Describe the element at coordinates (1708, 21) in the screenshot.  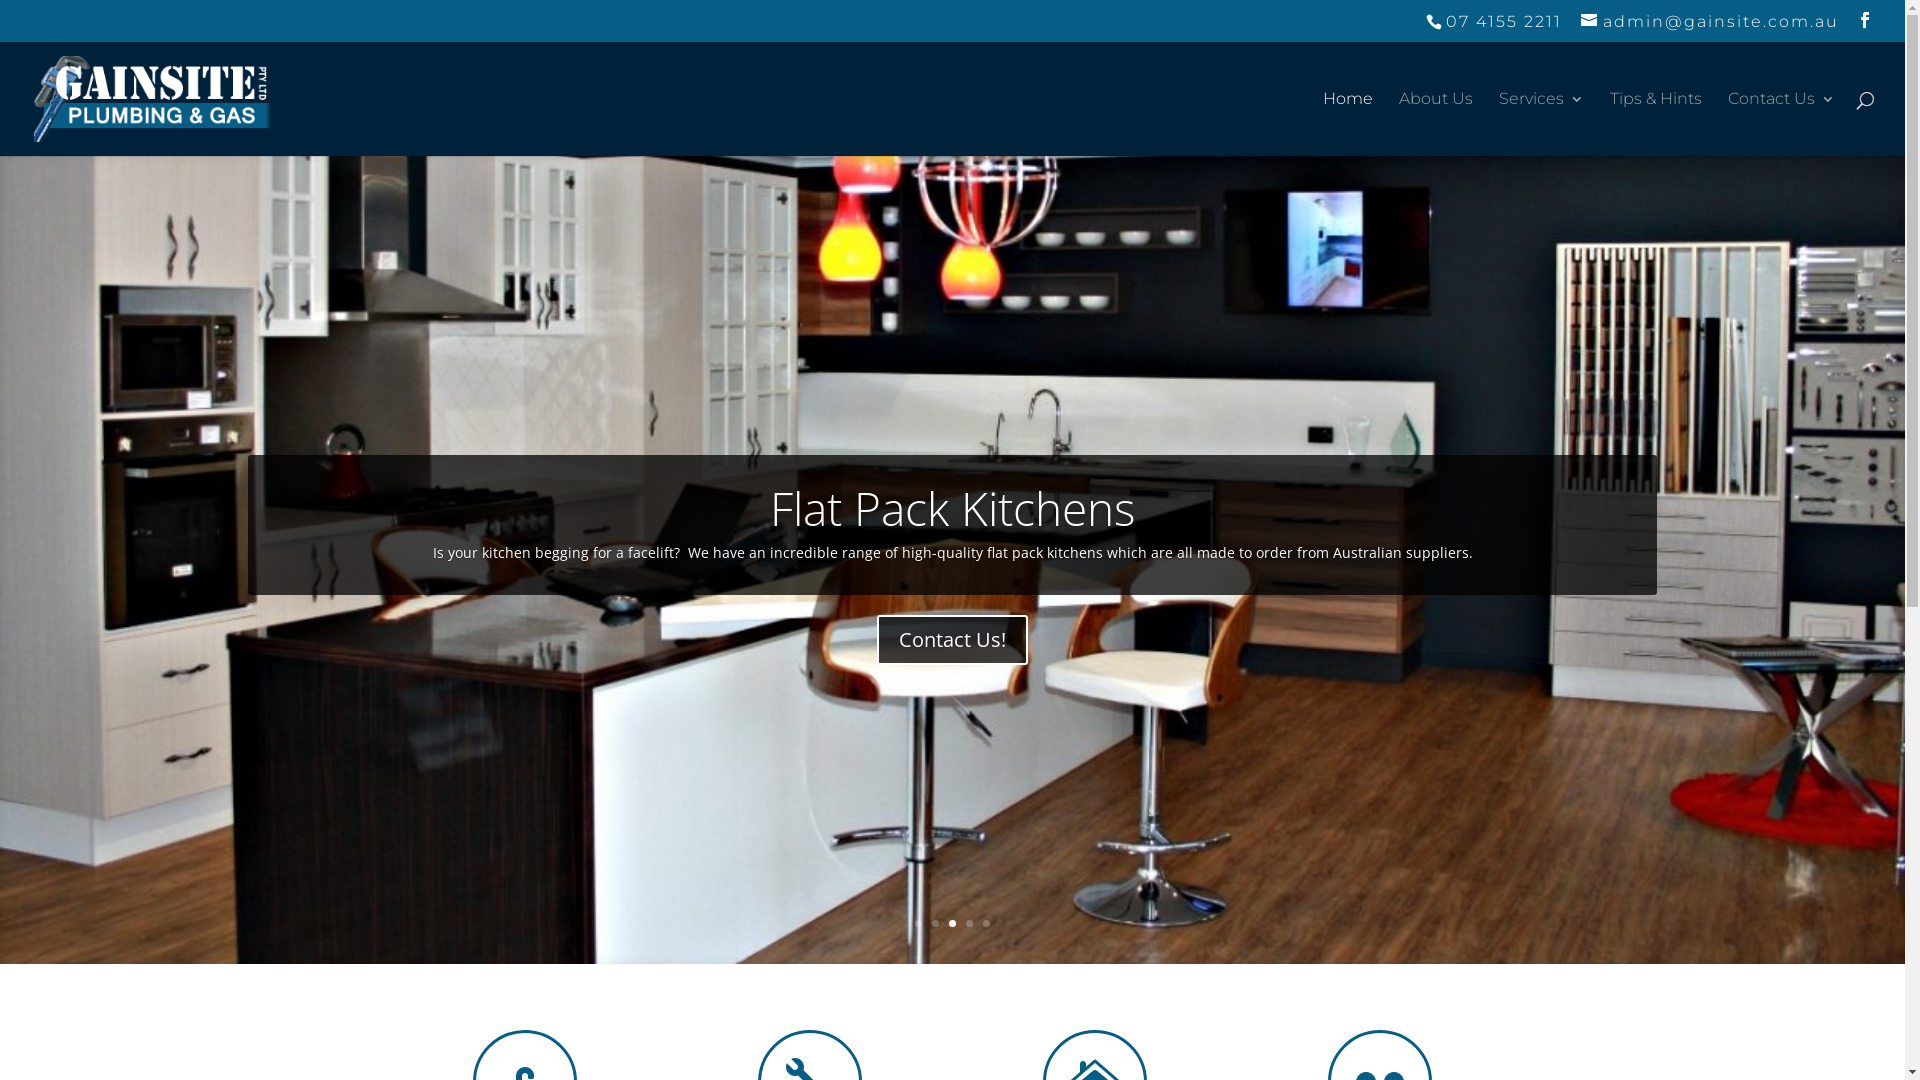
I see `'admin@gainsite.com.au'` at that location.